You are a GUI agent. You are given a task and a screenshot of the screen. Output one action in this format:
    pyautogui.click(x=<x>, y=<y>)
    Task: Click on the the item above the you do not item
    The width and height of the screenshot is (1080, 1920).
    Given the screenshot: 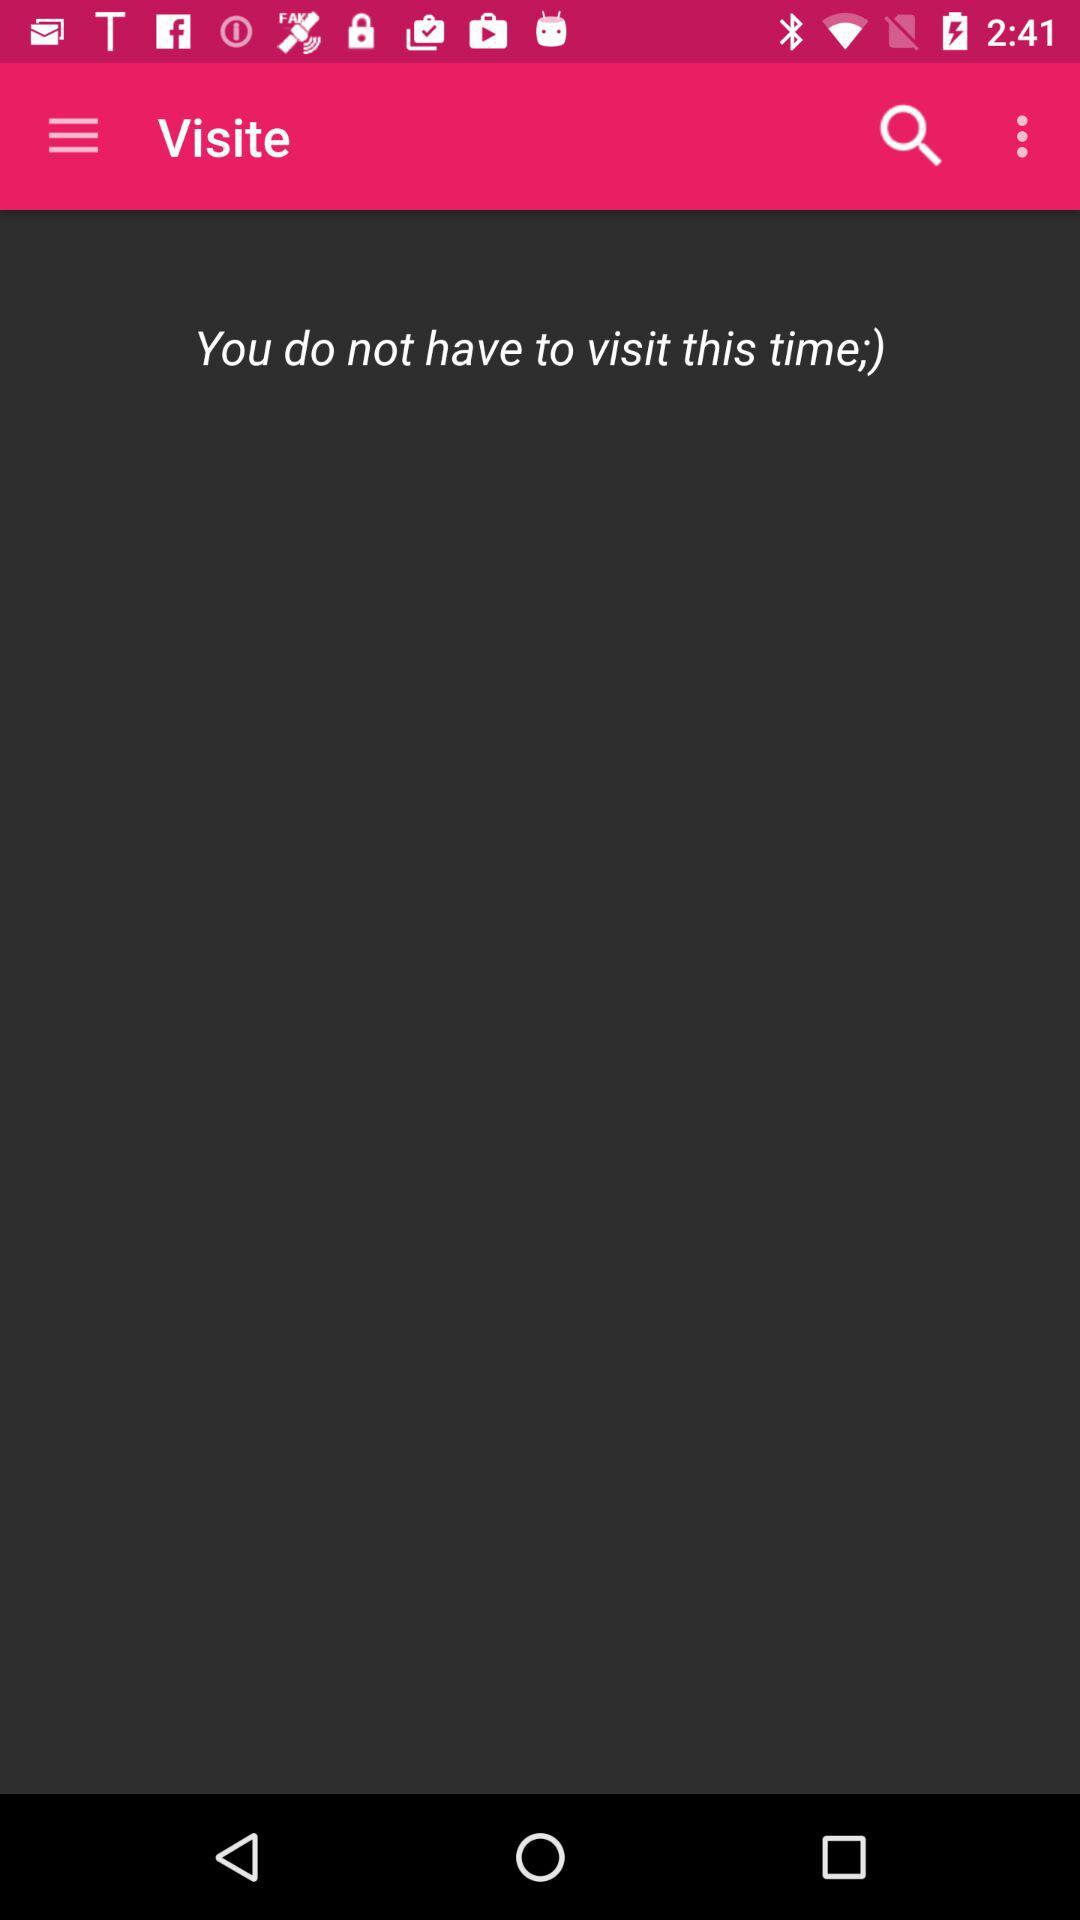 What is the action you would take?
    pyautogui.click(x=911, y=135)
    